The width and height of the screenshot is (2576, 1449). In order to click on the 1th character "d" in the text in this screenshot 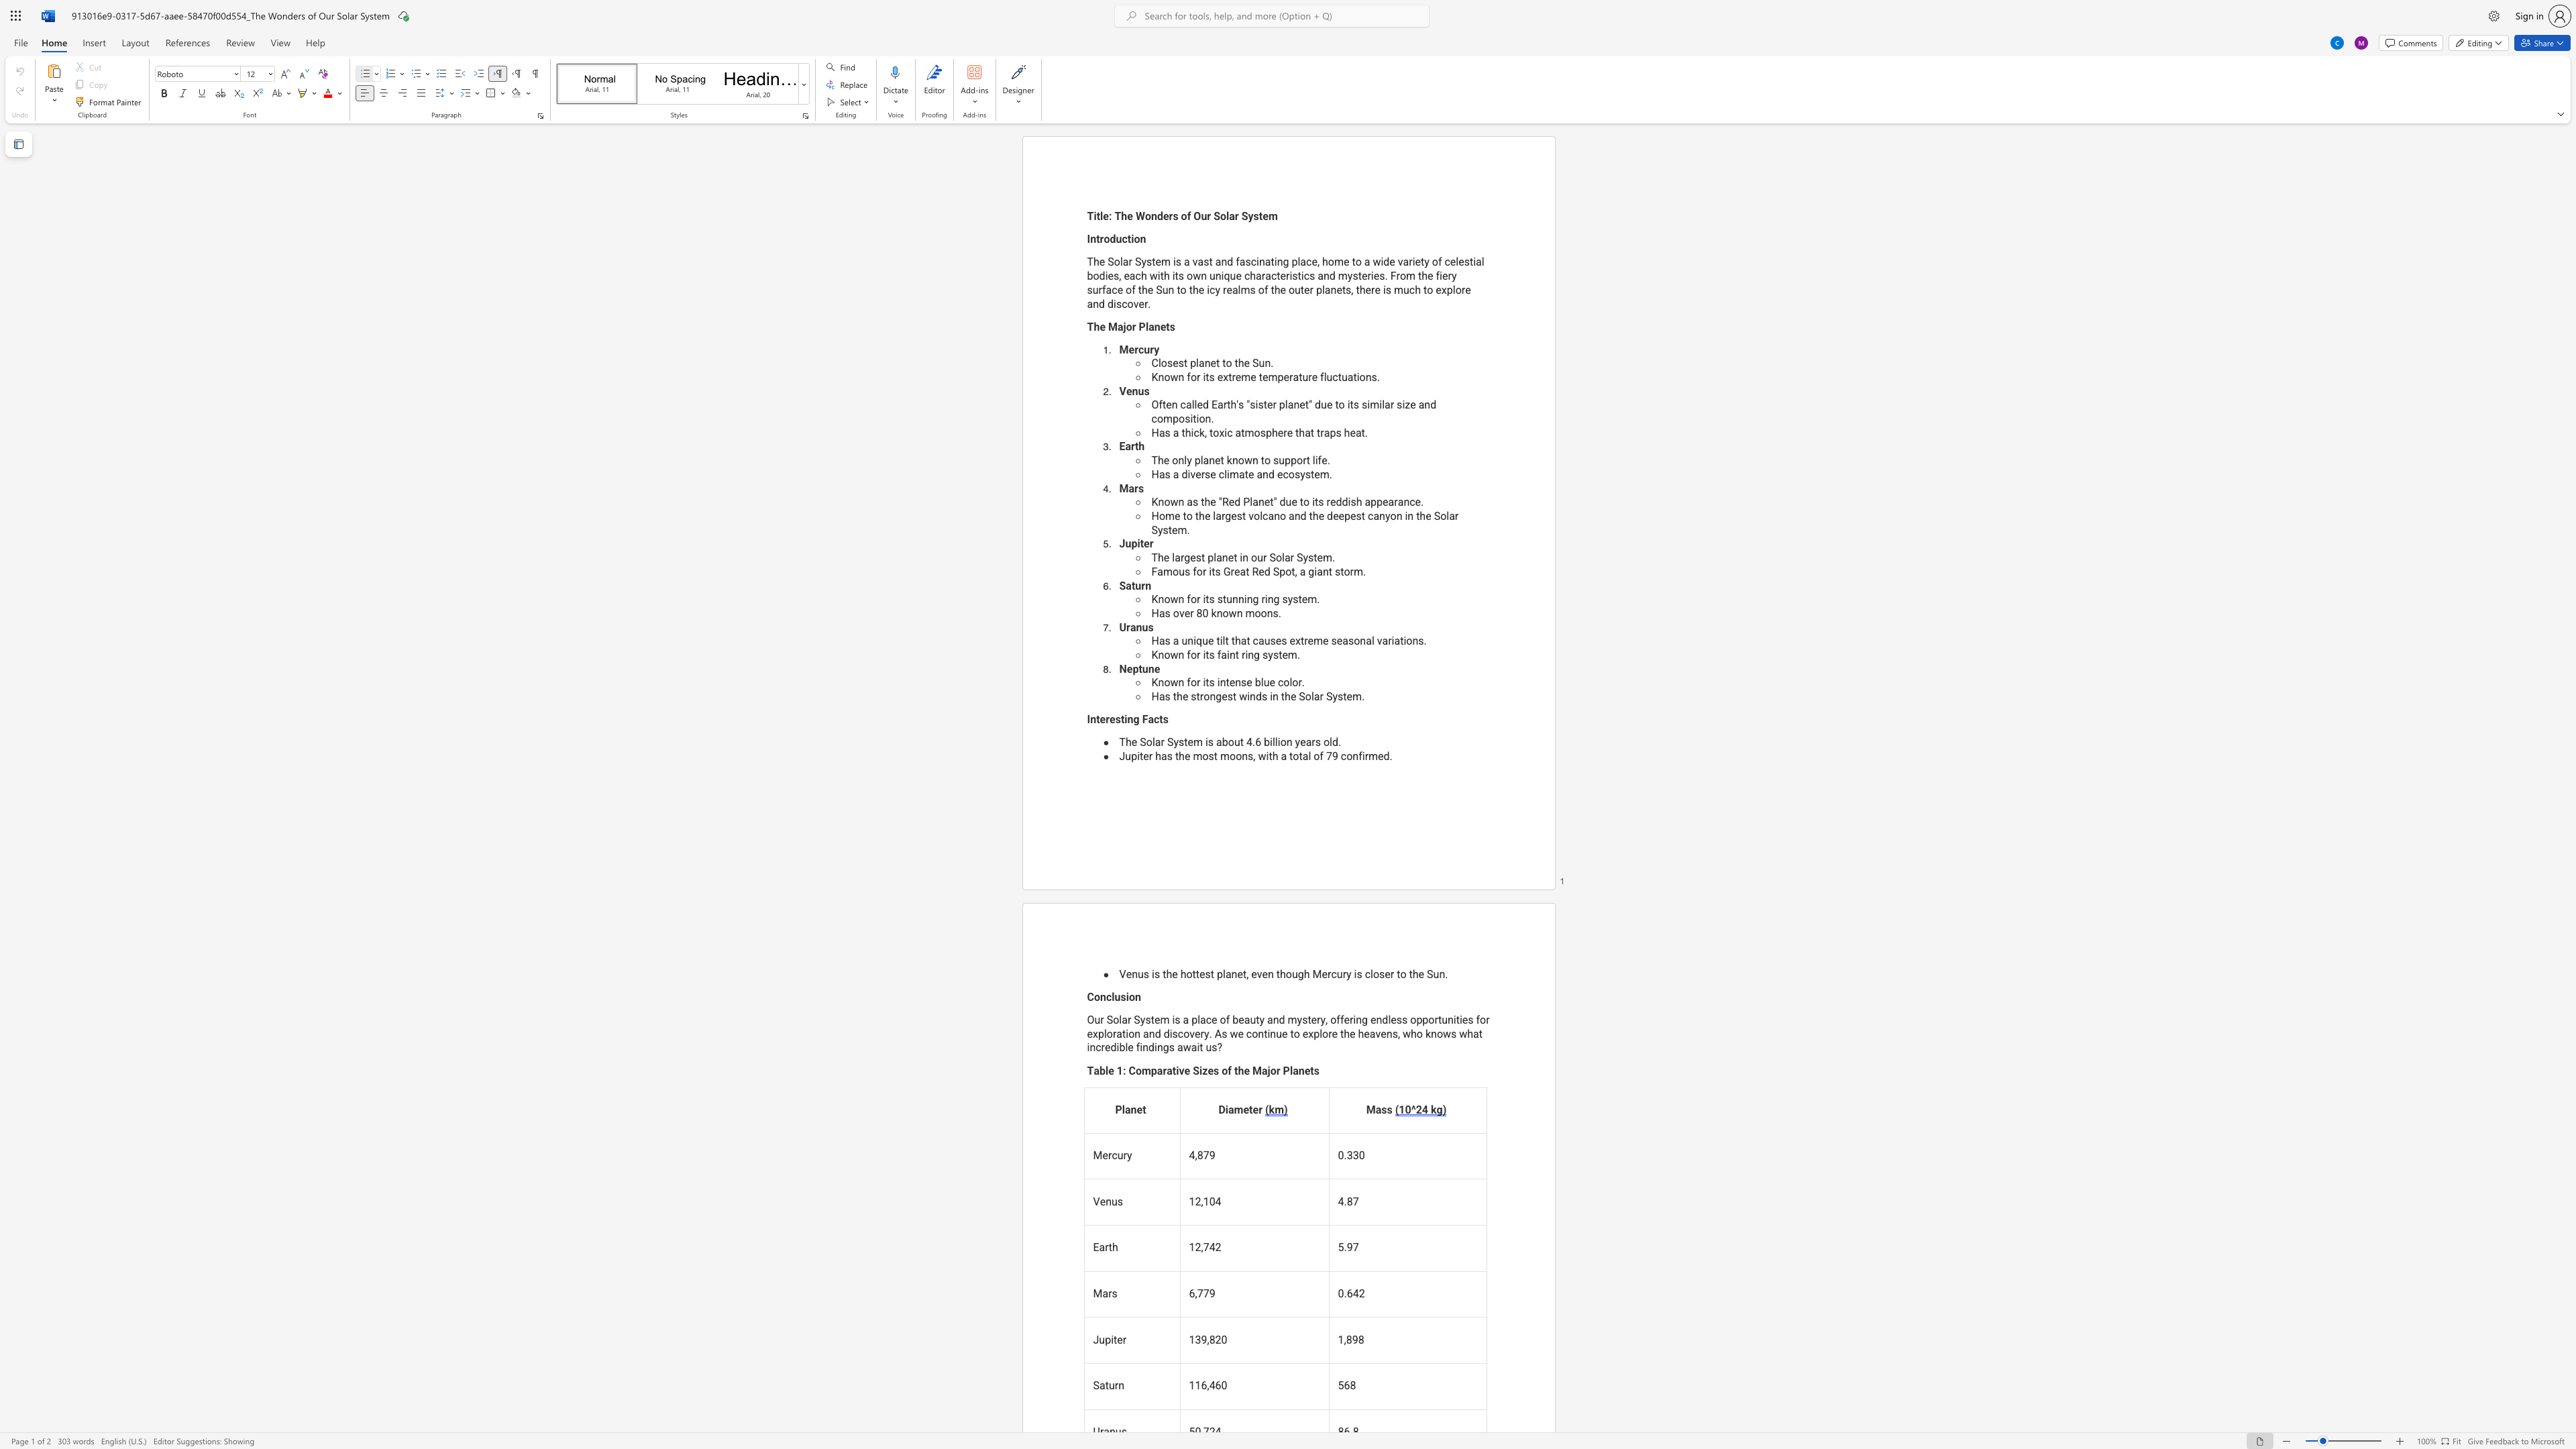, I will do `click(1236, 501)`.